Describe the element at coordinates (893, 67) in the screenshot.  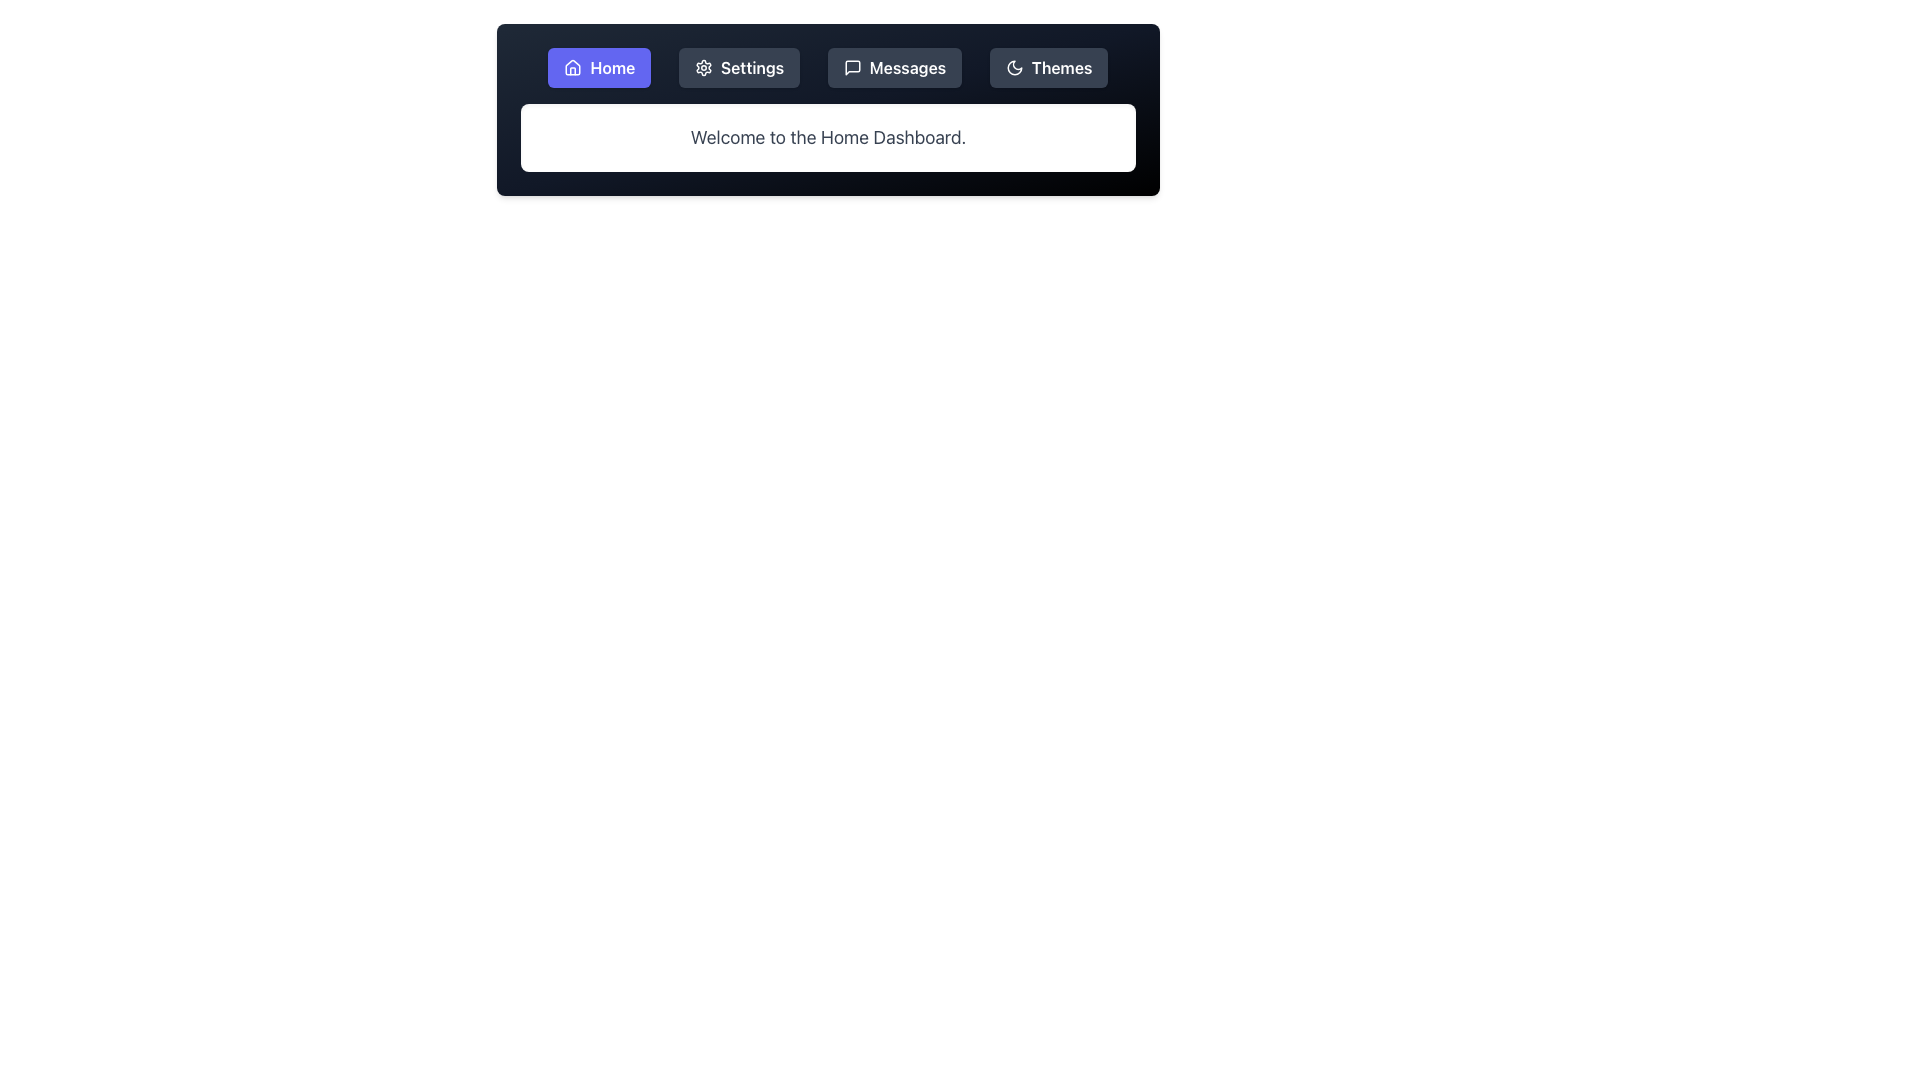
I see `the 'Messages' button, which is the third button from the left` at that location.